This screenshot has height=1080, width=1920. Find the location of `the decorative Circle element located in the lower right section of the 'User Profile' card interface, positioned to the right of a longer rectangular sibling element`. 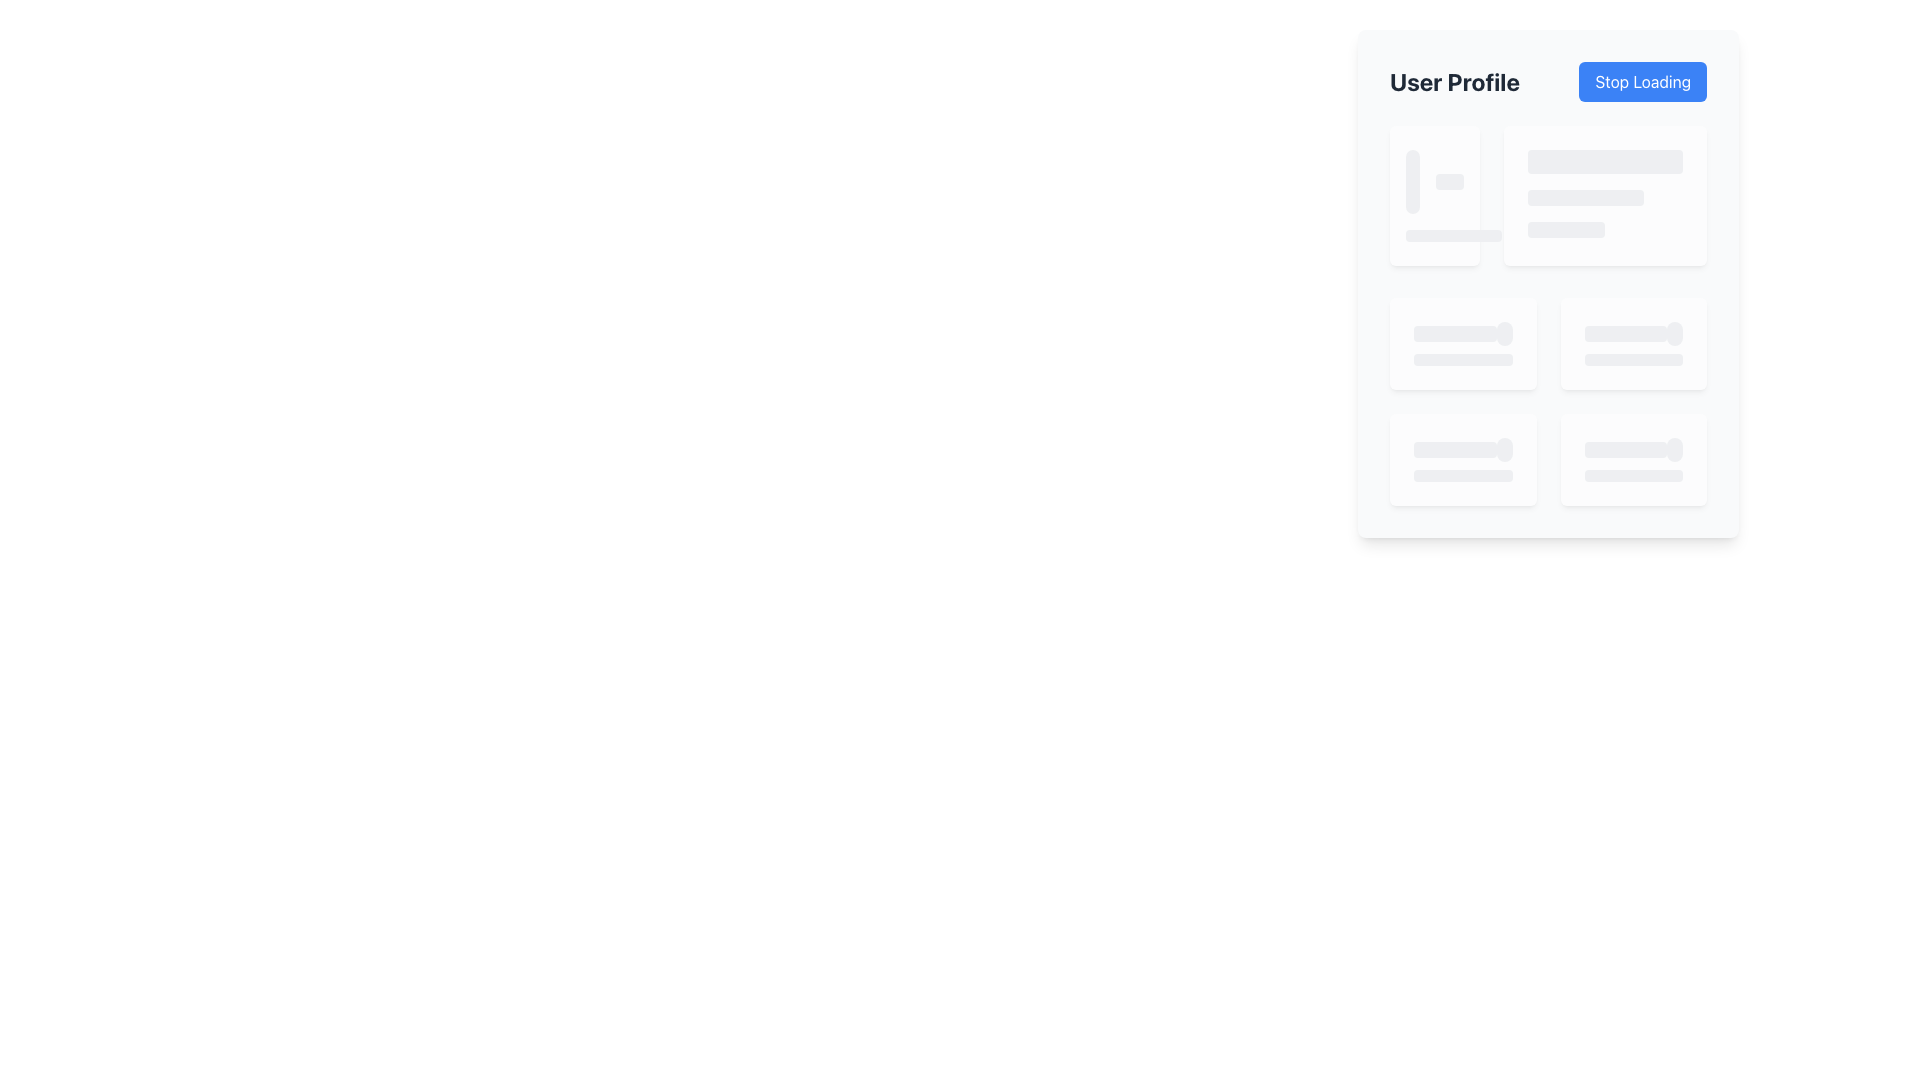

the decorative Circle element located in the lower right section of the 'User Profile' card interface, positioned to the right of a longer rectangular sibling element is located at coordinates (1675, 333).